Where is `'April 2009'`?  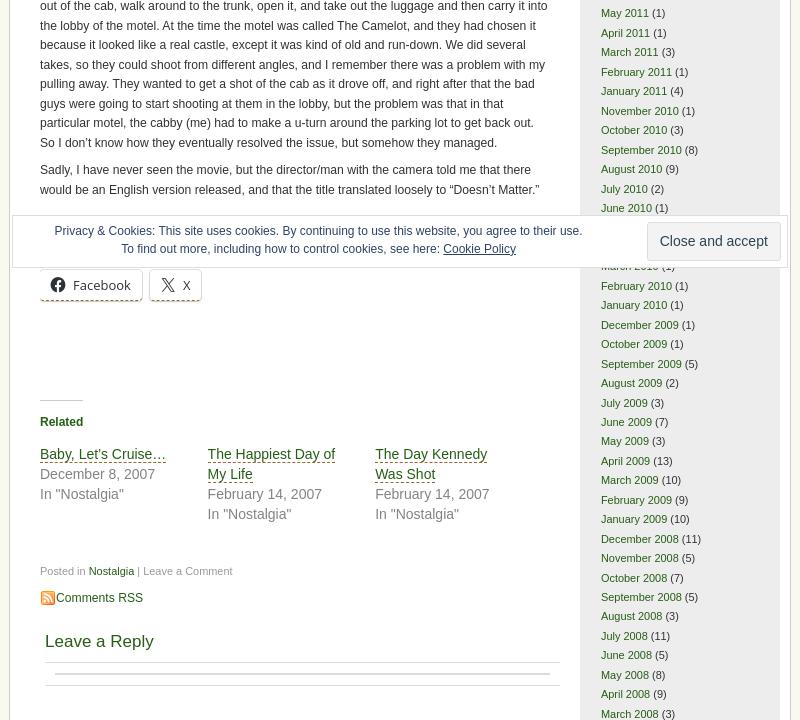 'April 2009' is located at coordinates (624, 460).